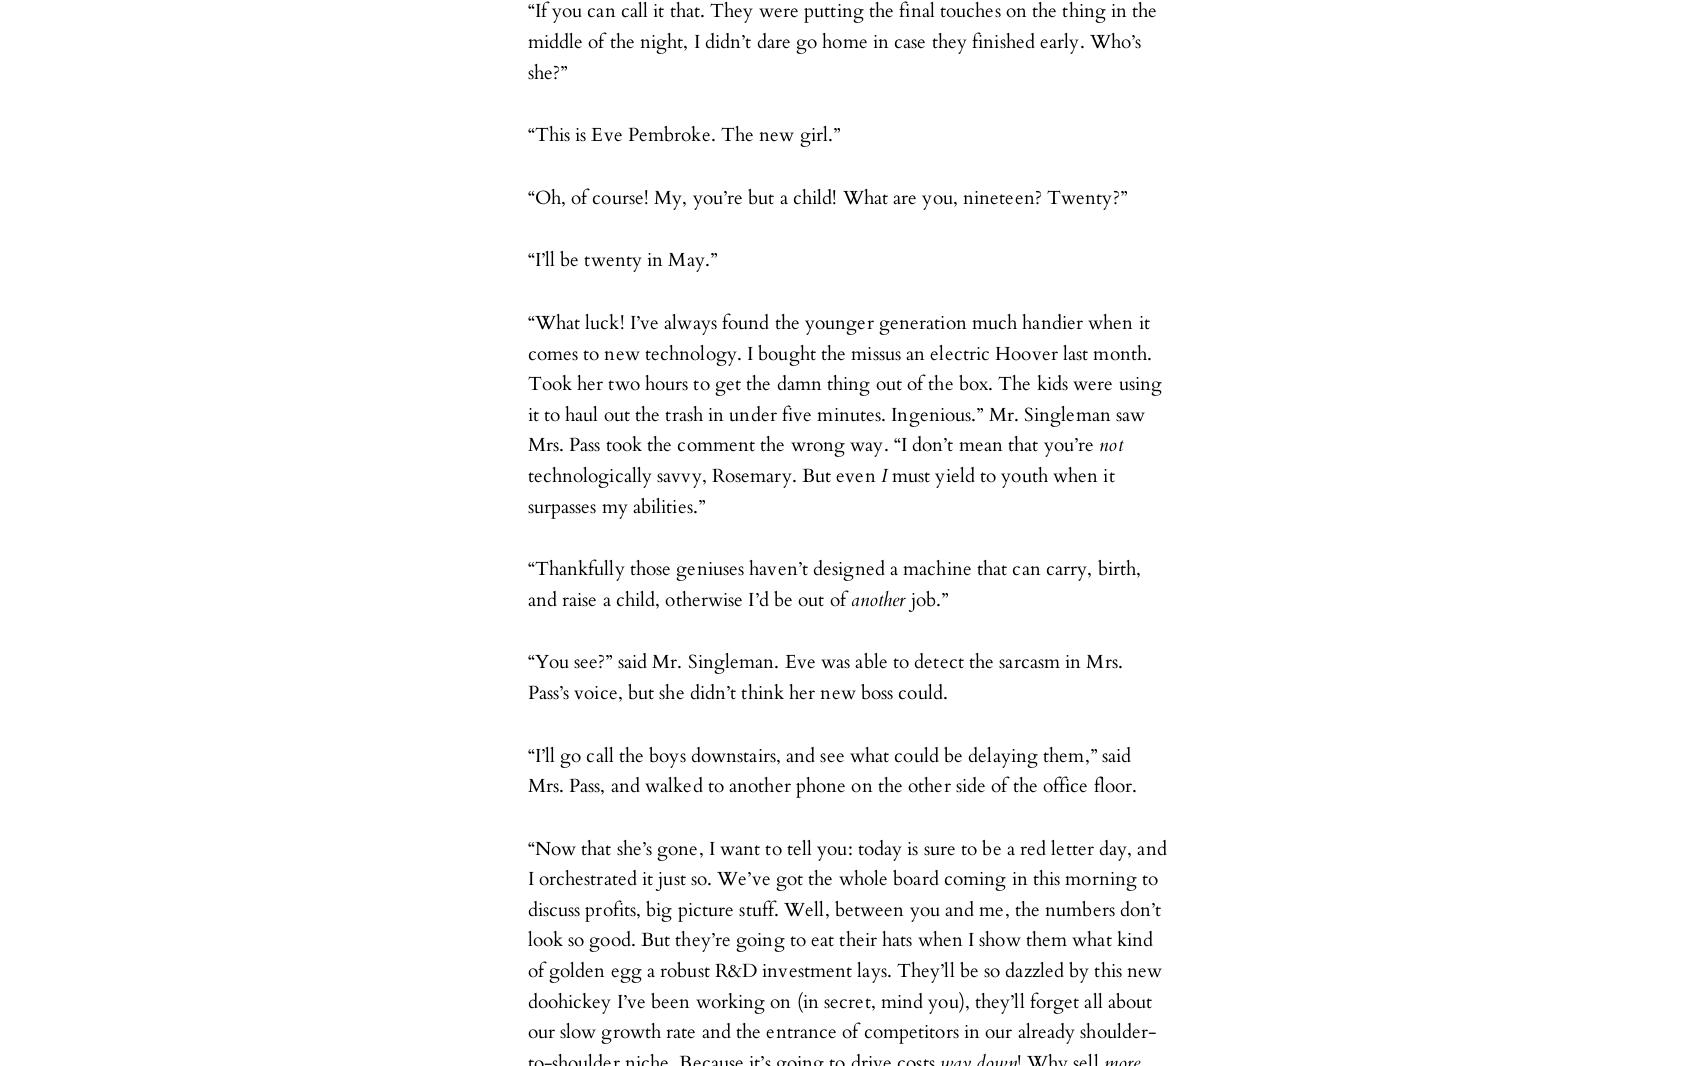 This screenshot has height=1066, width=1695. I want to click on 'technologically savvy, Rosemary. But even', so click(526, 475).